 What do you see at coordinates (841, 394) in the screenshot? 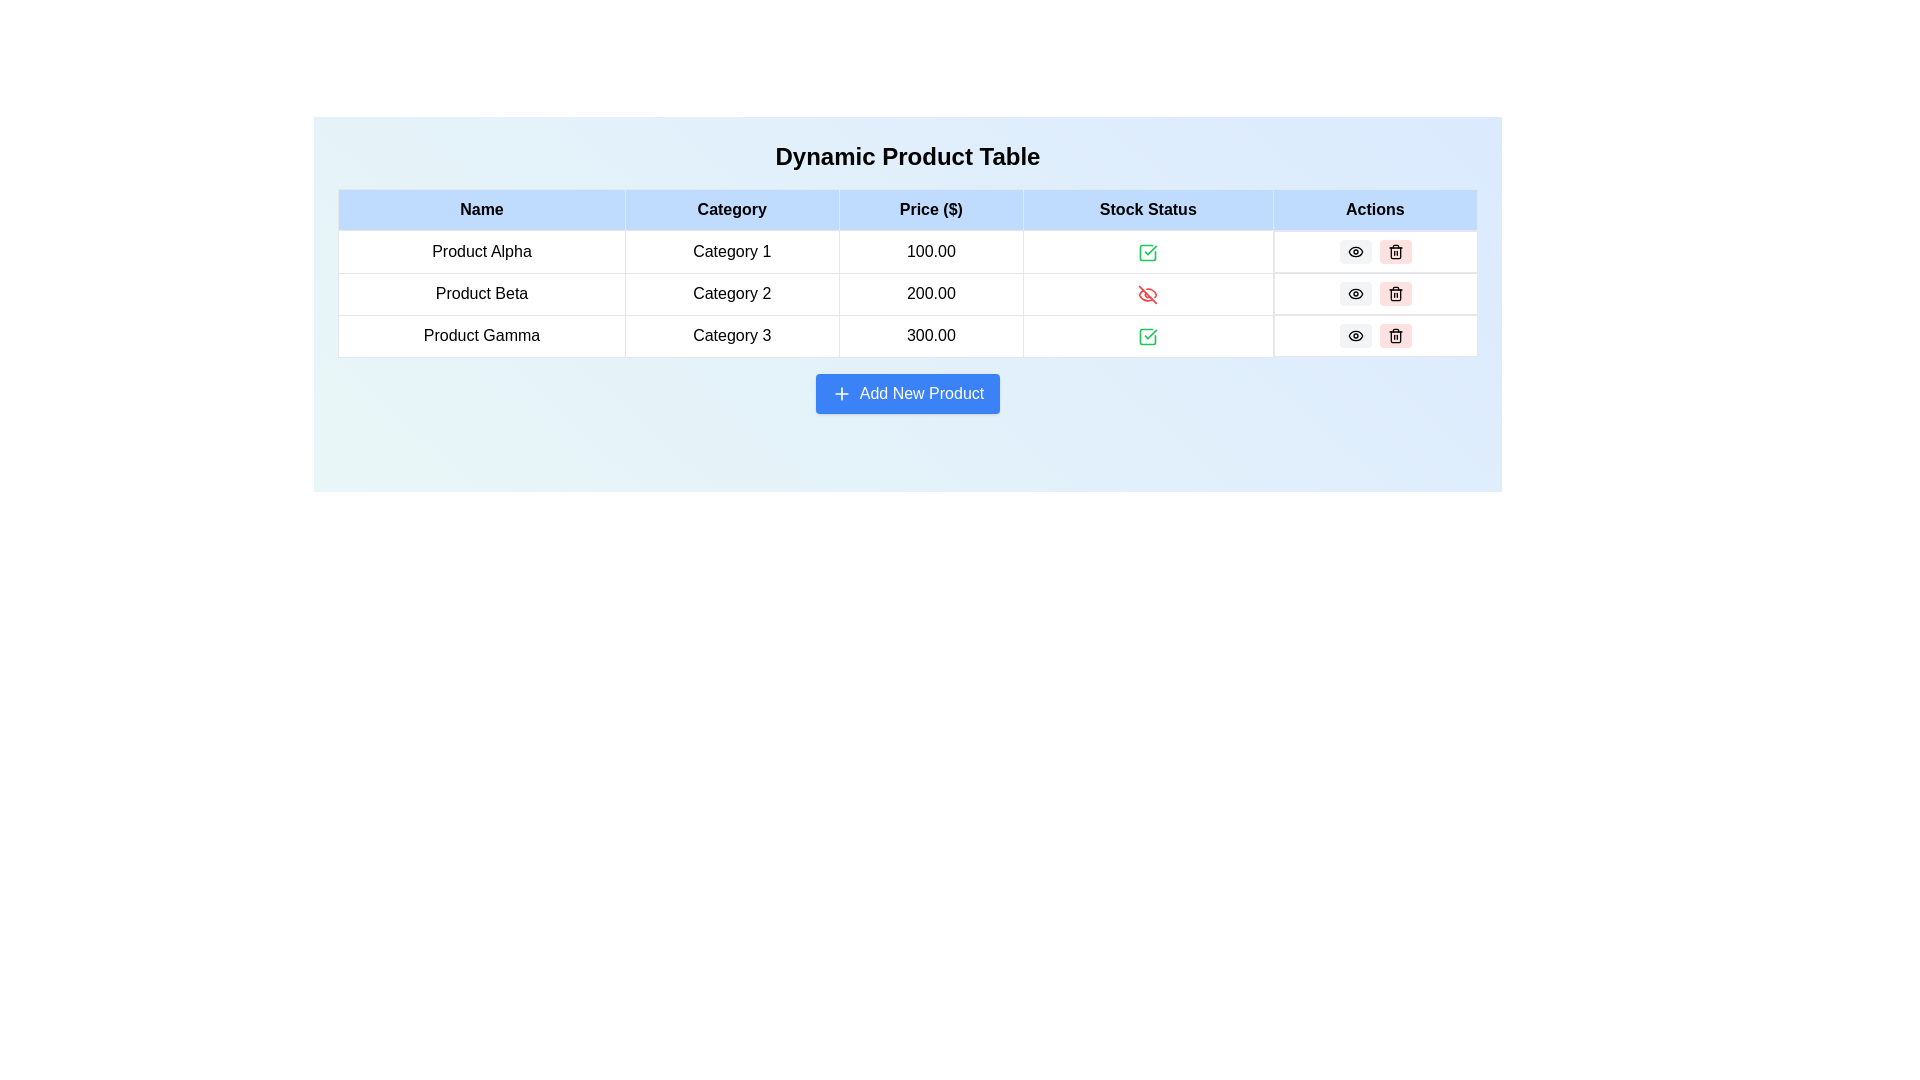
I see `the small blue plus icon located within the 'Add New Product' button, positioned at the lower center of the interface` at bounding box center [841, 394].